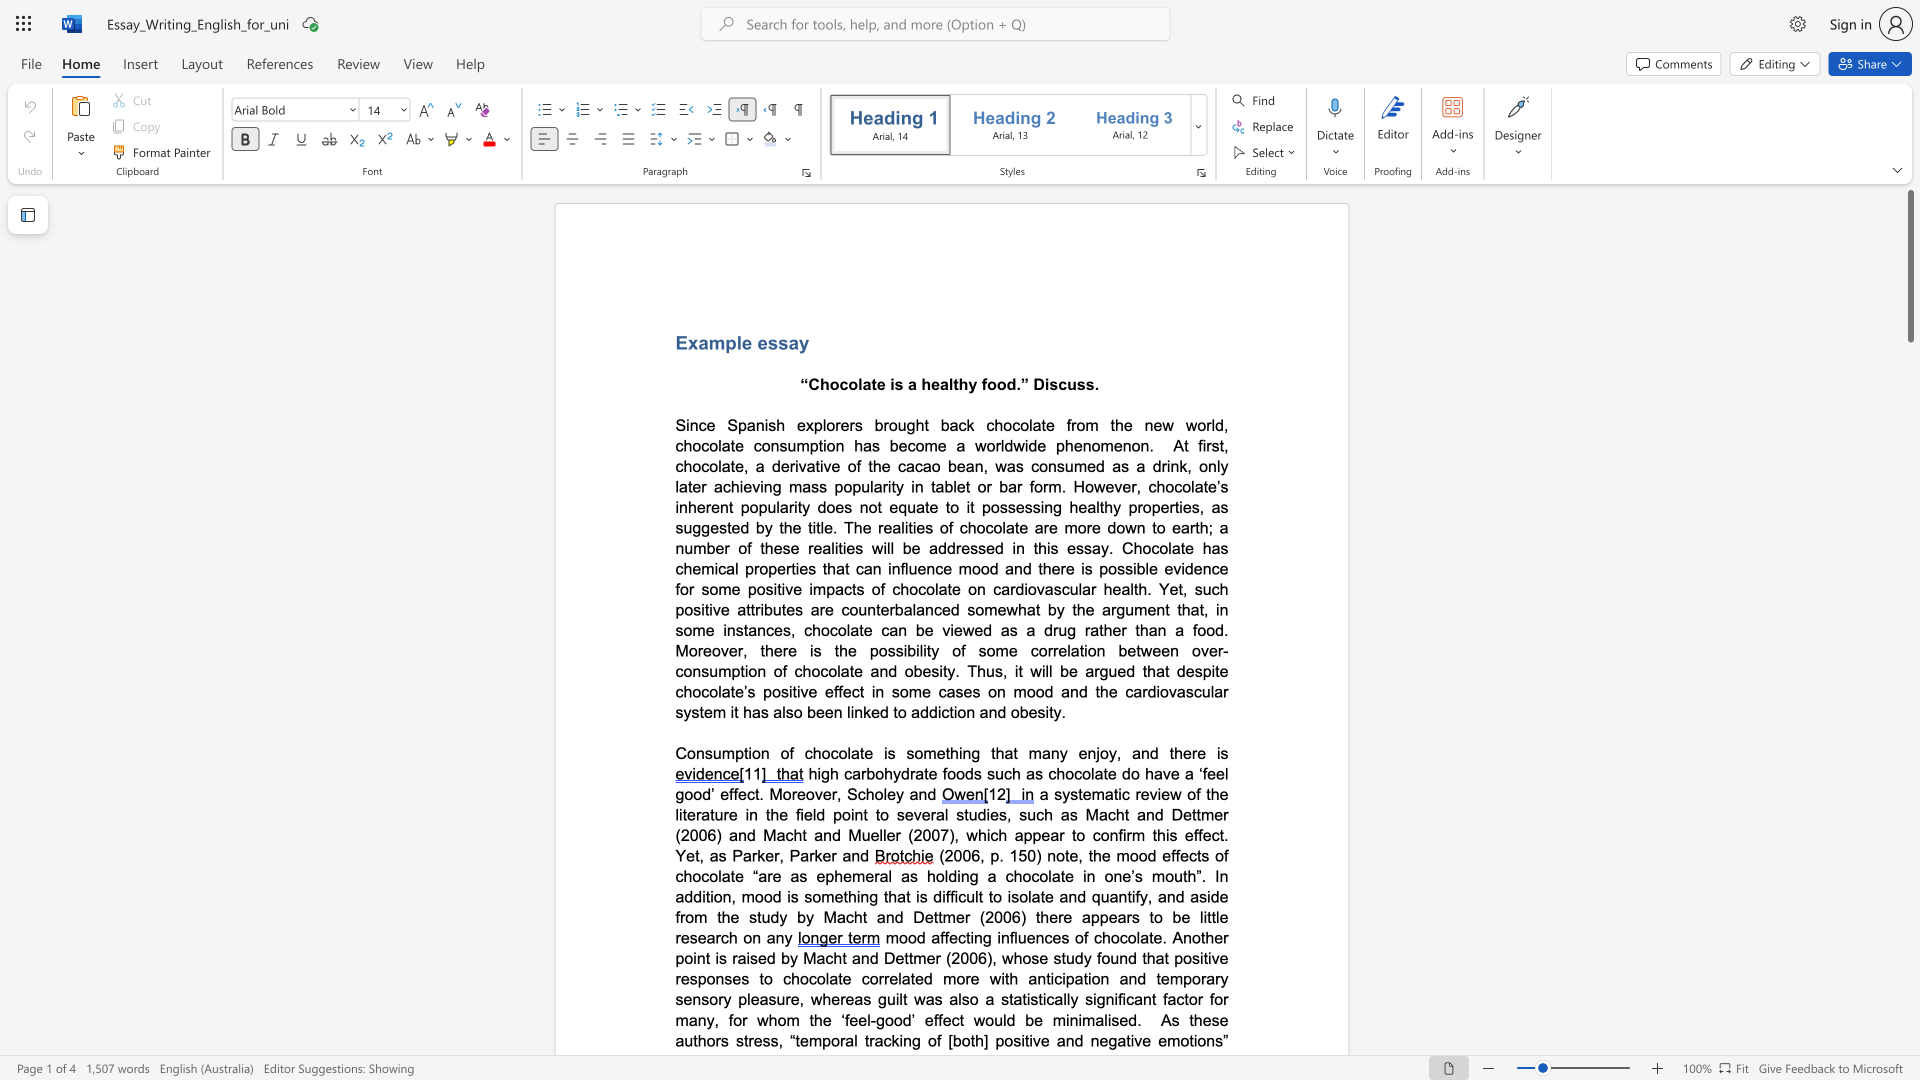 The width and height of the screenshot is (1920, 1080). Describe the element at coordinates (1909, 380) in the screenshot. I see `the right-hand scrollbar to descend the page` at that location.